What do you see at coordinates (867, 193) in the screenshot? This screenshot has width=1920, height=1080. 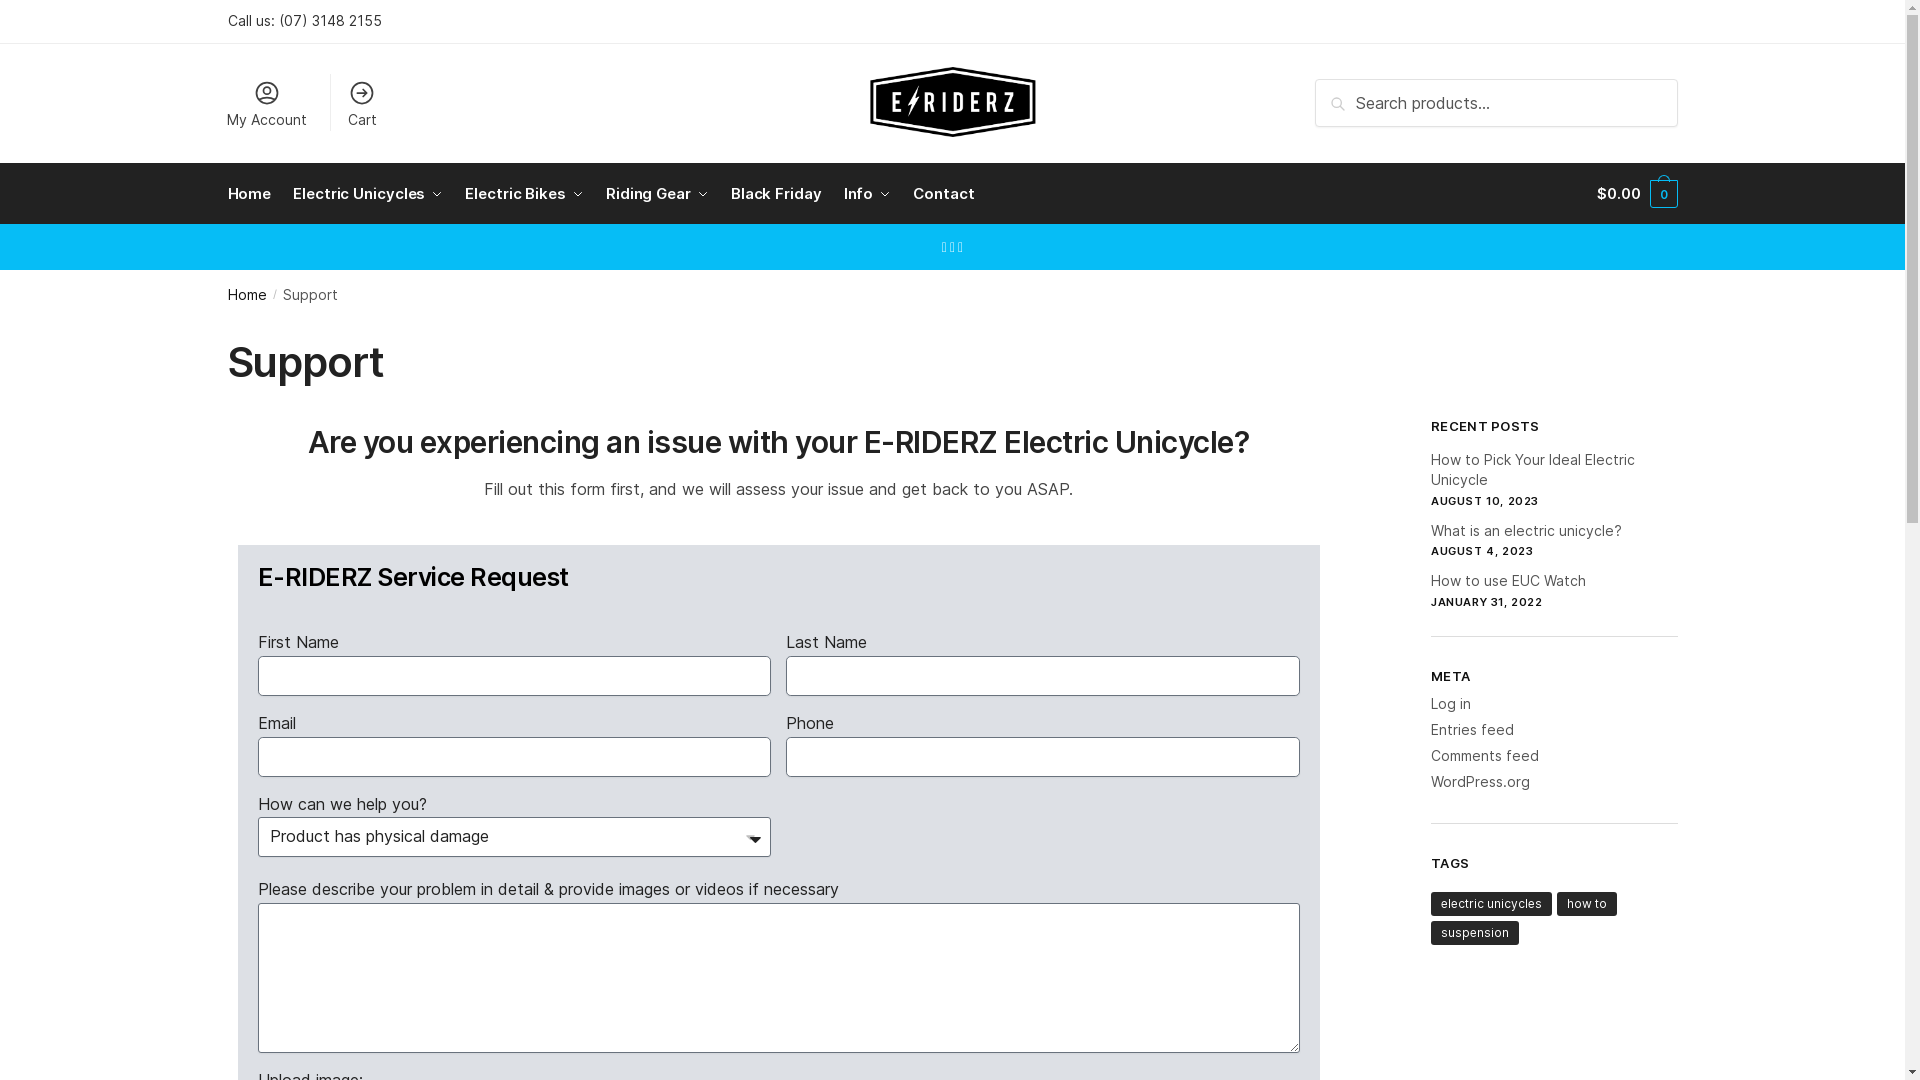 I see `'Info'` at bounding box center [867, 193].